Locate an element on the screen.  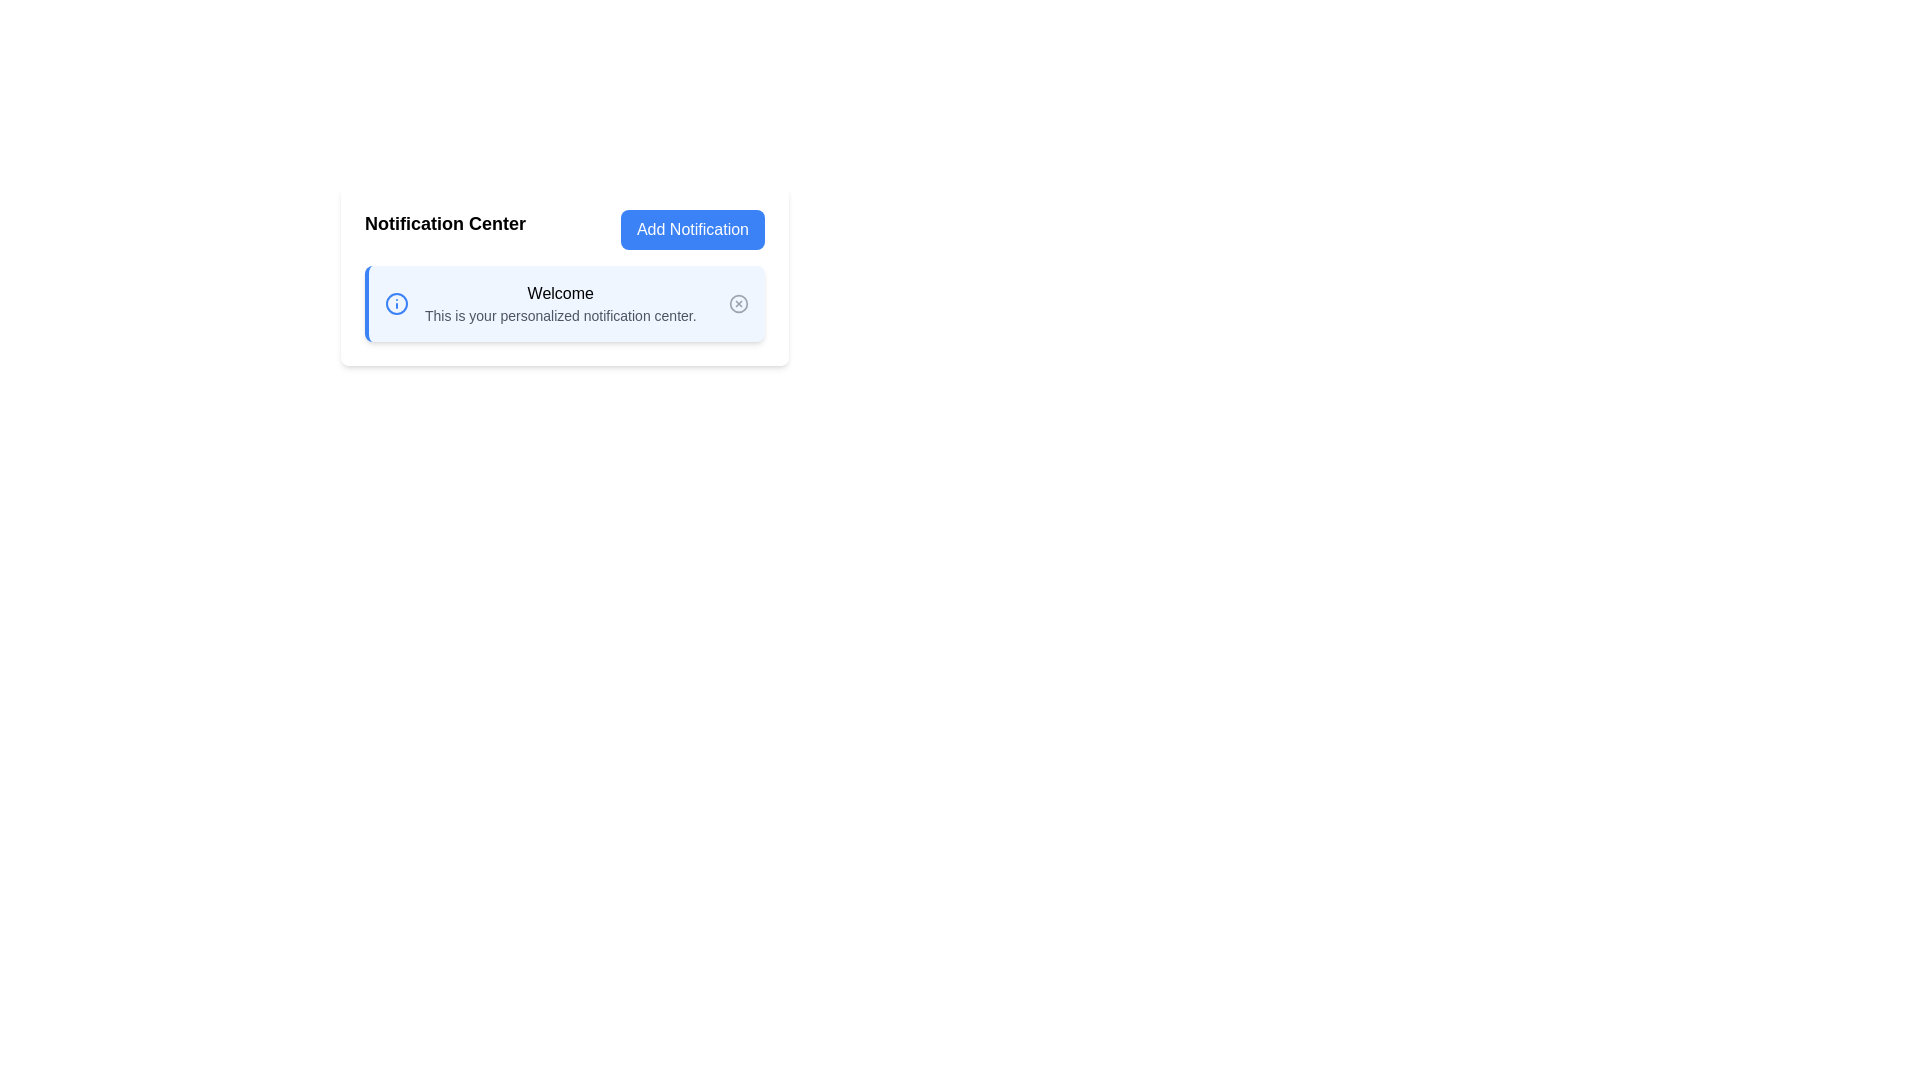
the circular shape element with a blue outline located in the top-left corner of the notification card, underneath the 'Notification Center' header is located at coordinates (397, 304).